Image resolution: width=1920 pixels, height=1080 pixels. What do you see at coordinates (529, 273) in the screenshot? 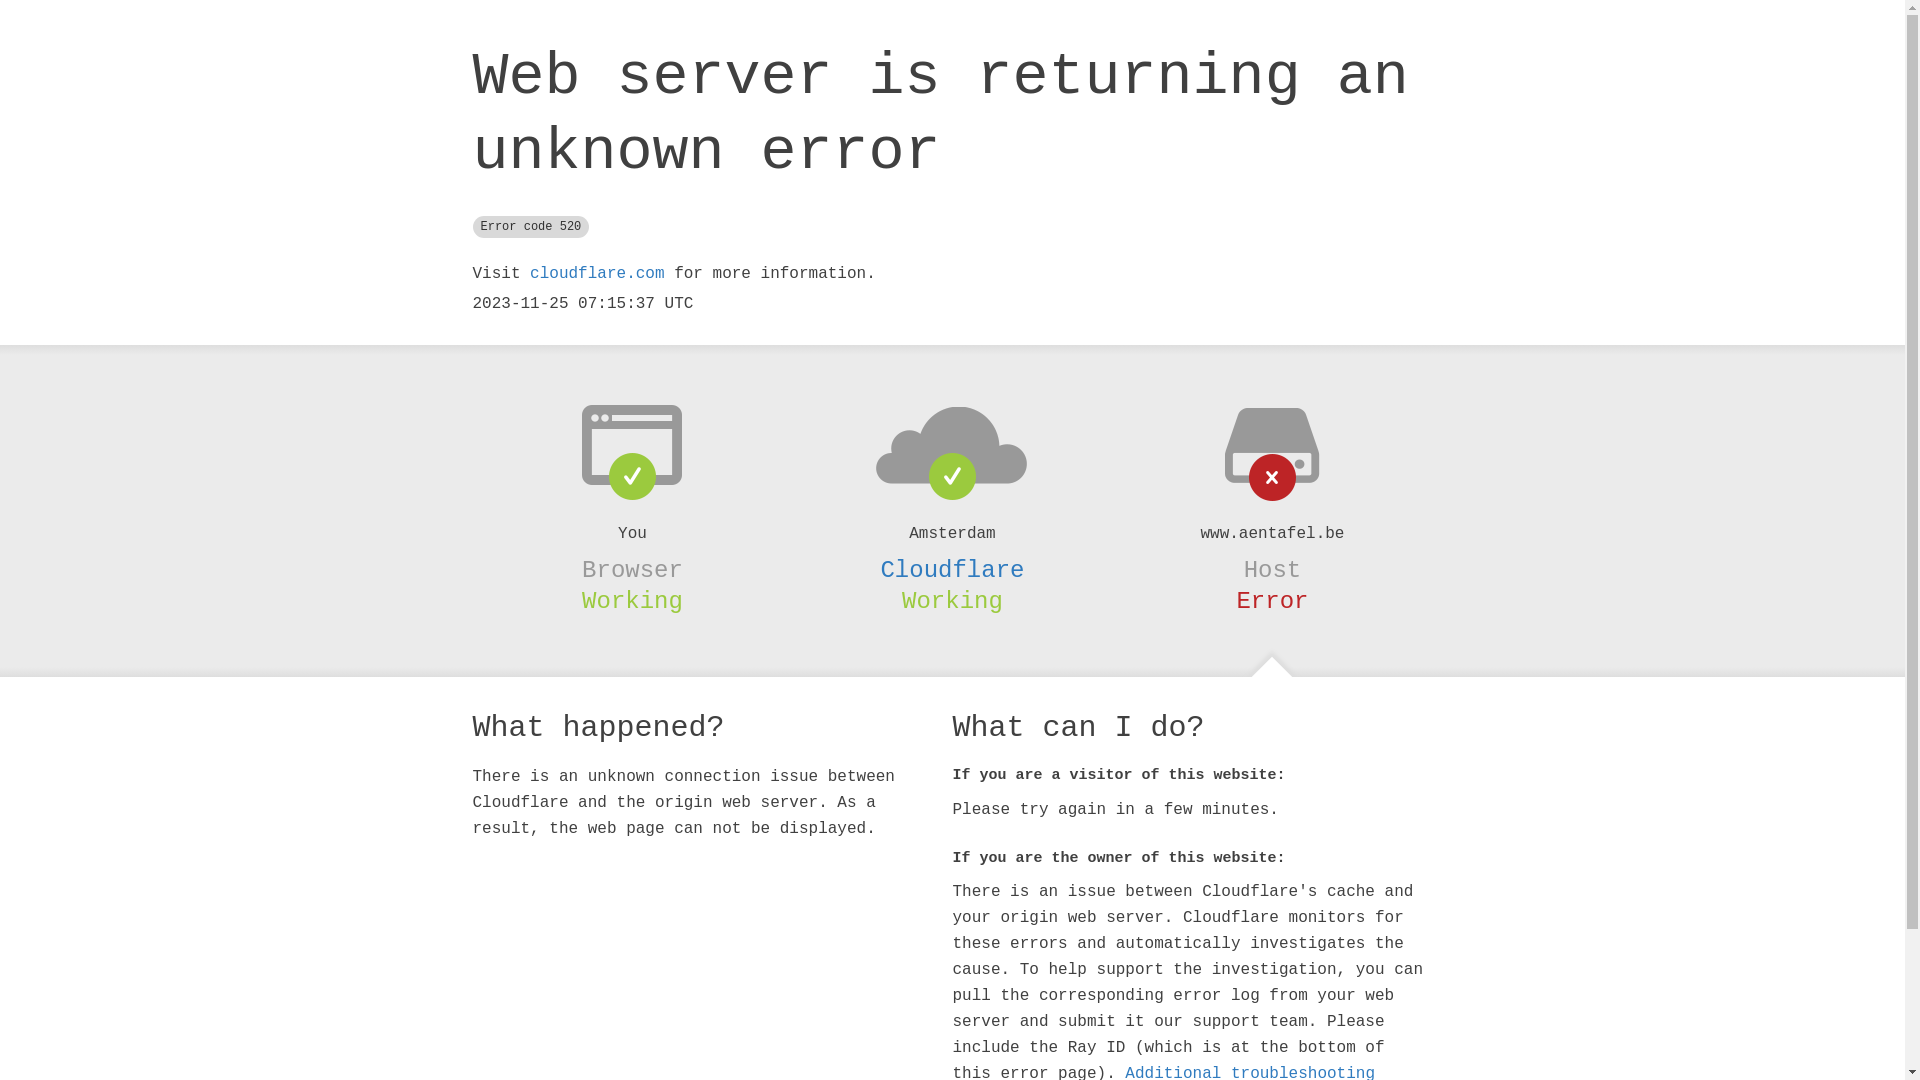
I see `'cloudflare.com'` at bounding box center [529, 273].